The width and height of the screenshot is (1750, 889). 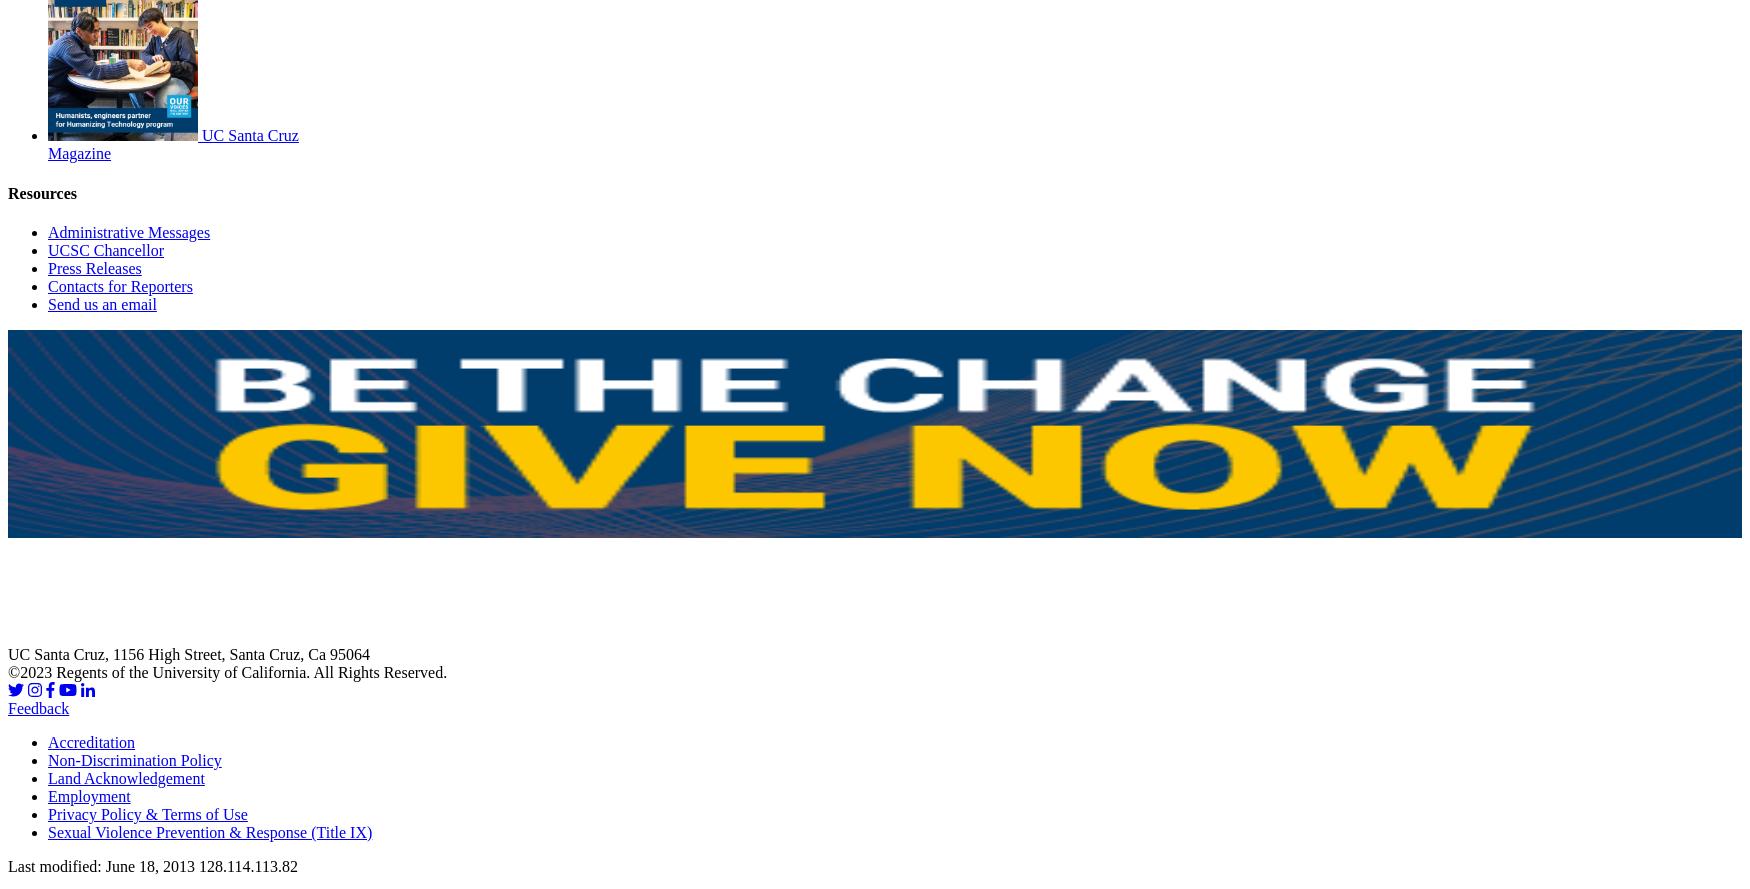 I want to click on 'UCSC Chancellor', so click(x=46, y=249).